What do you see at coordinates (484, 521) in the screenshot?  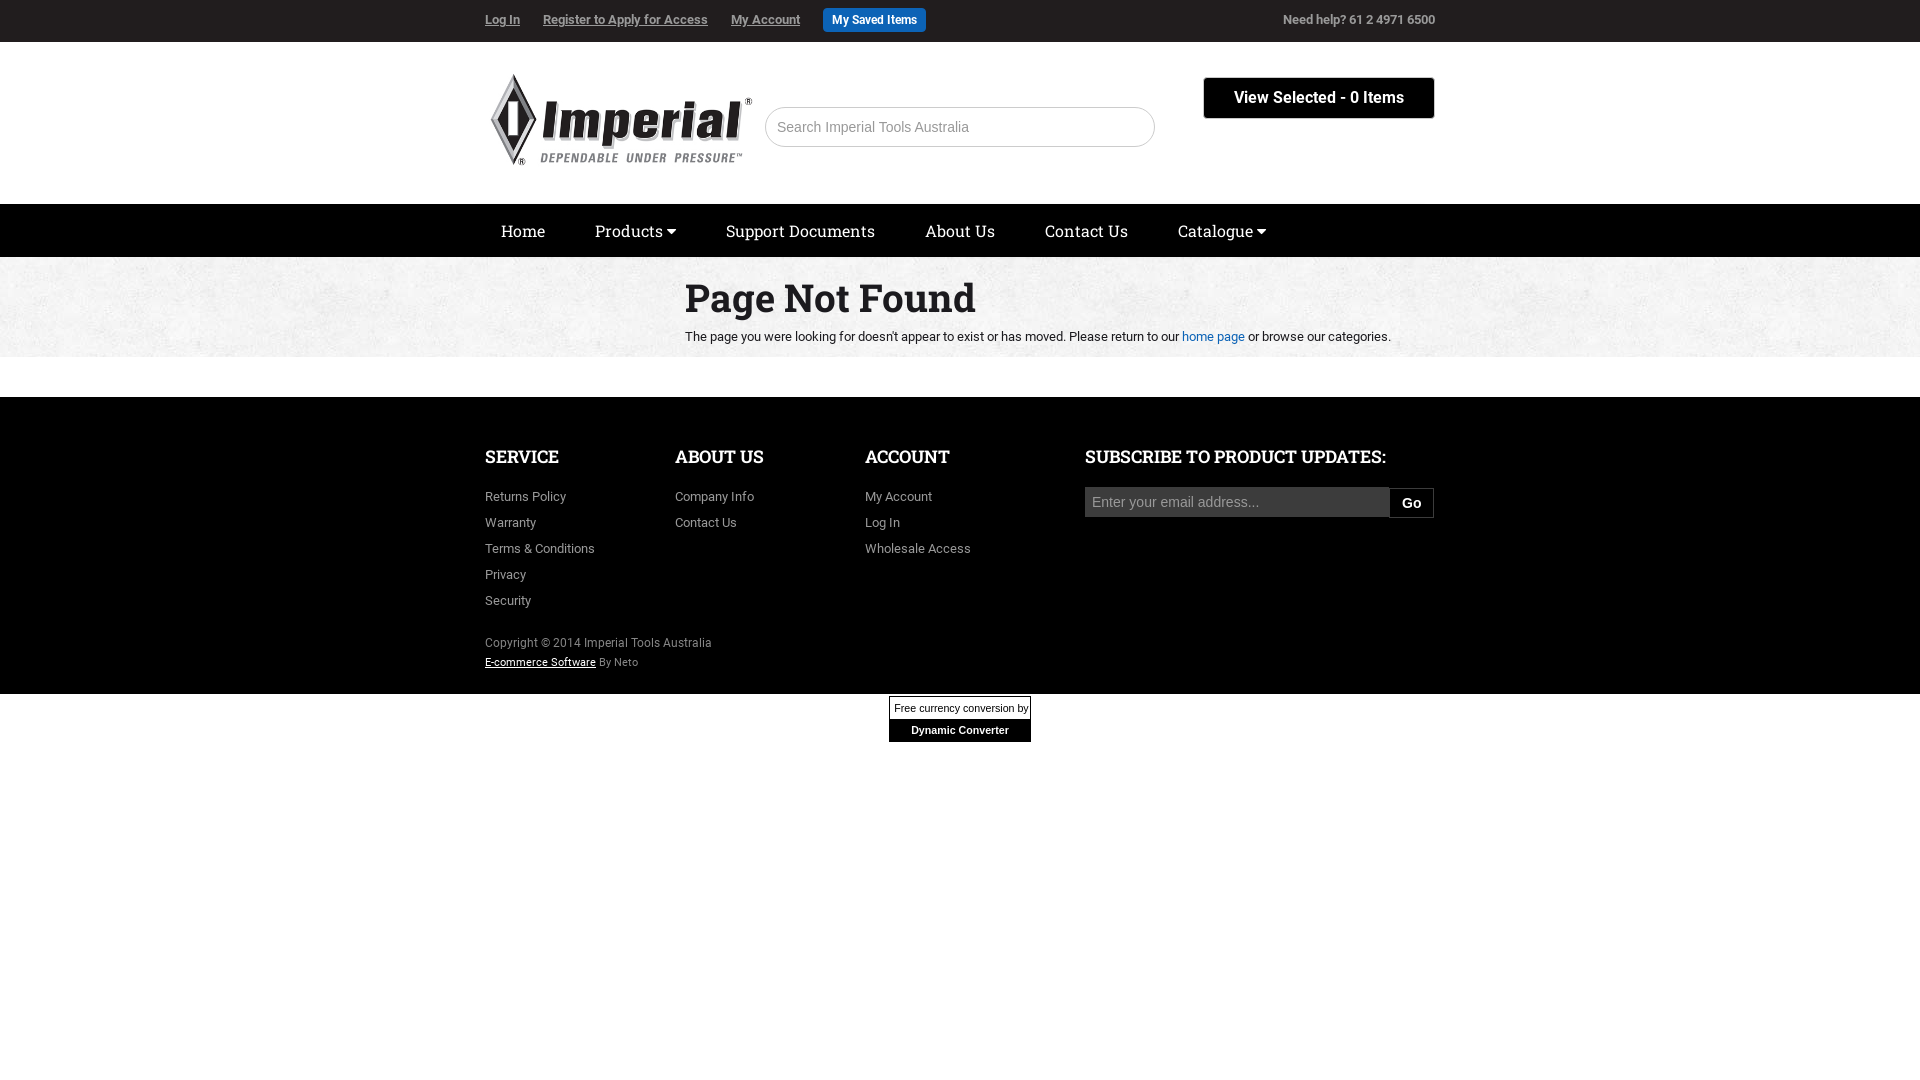 I see `'Warranty'` at bounding box center [484, 521].